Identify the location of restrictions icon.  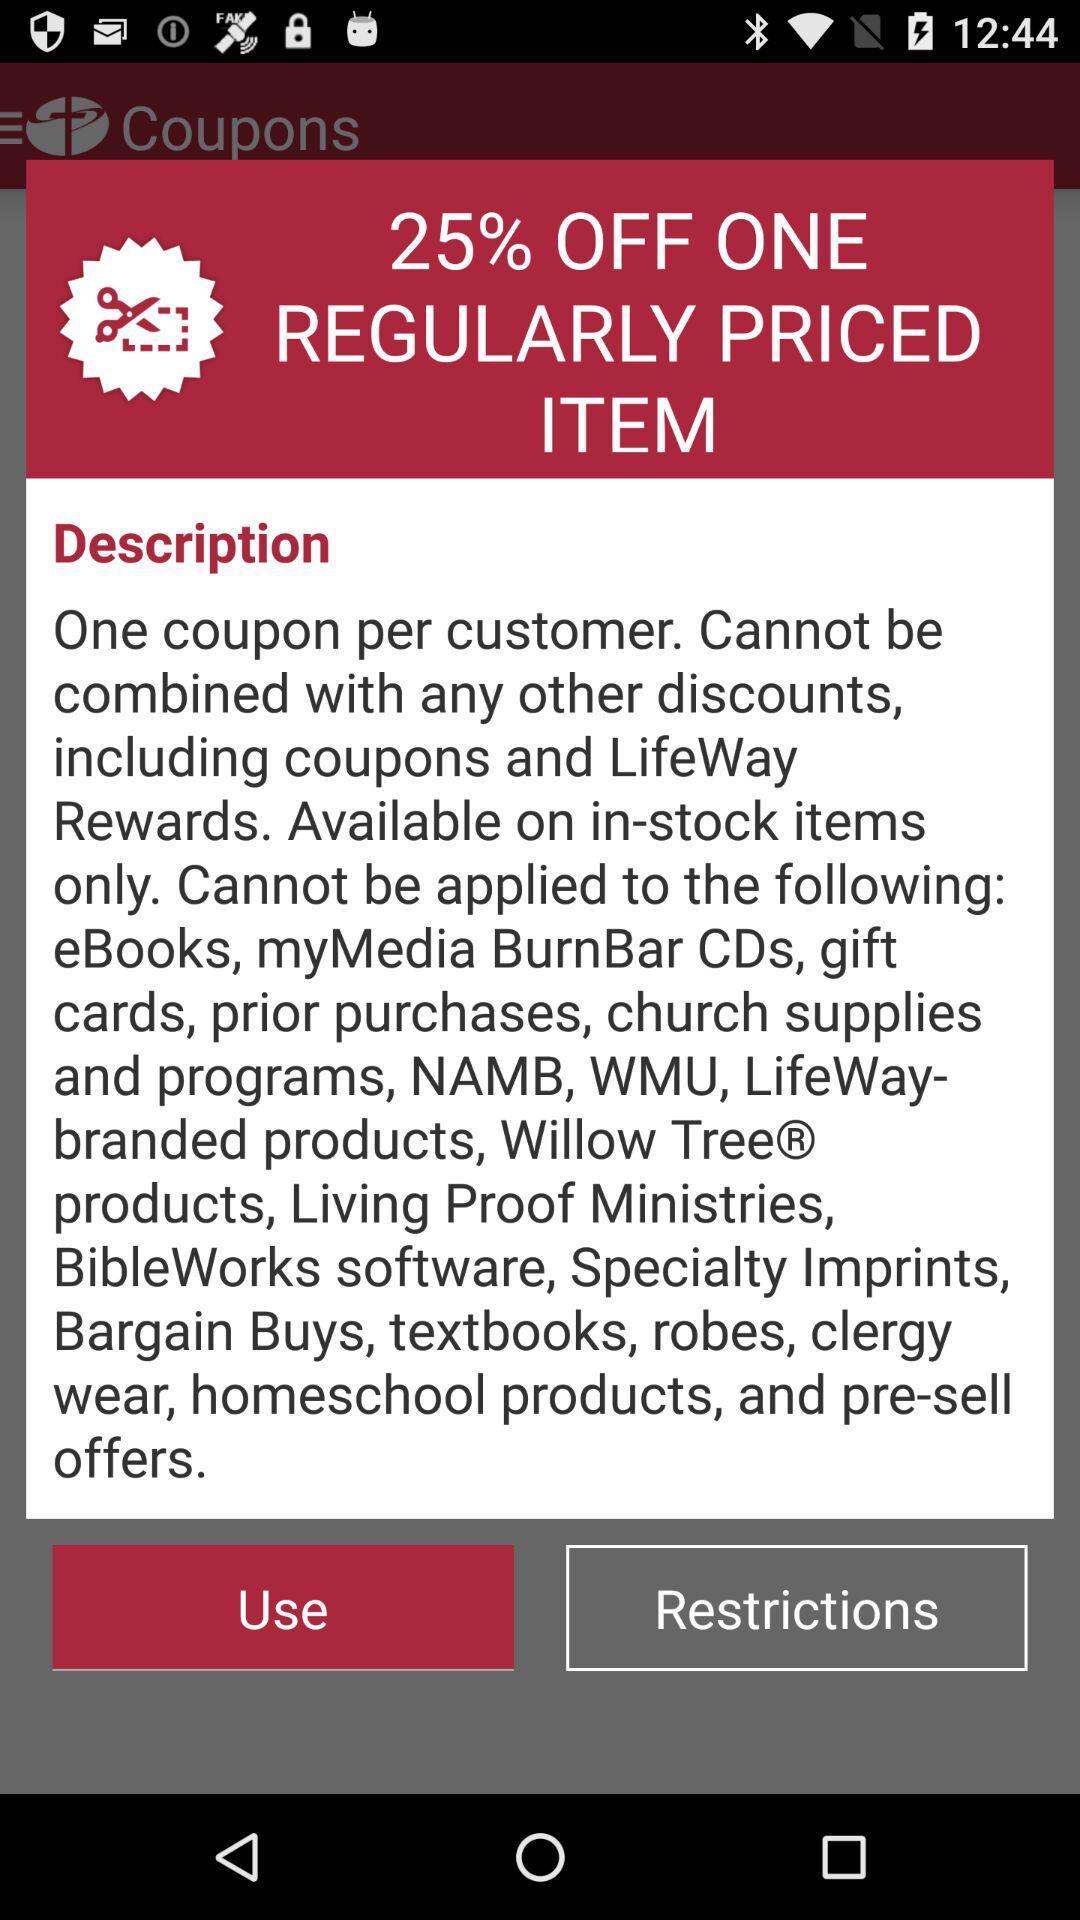
(795, 1608).